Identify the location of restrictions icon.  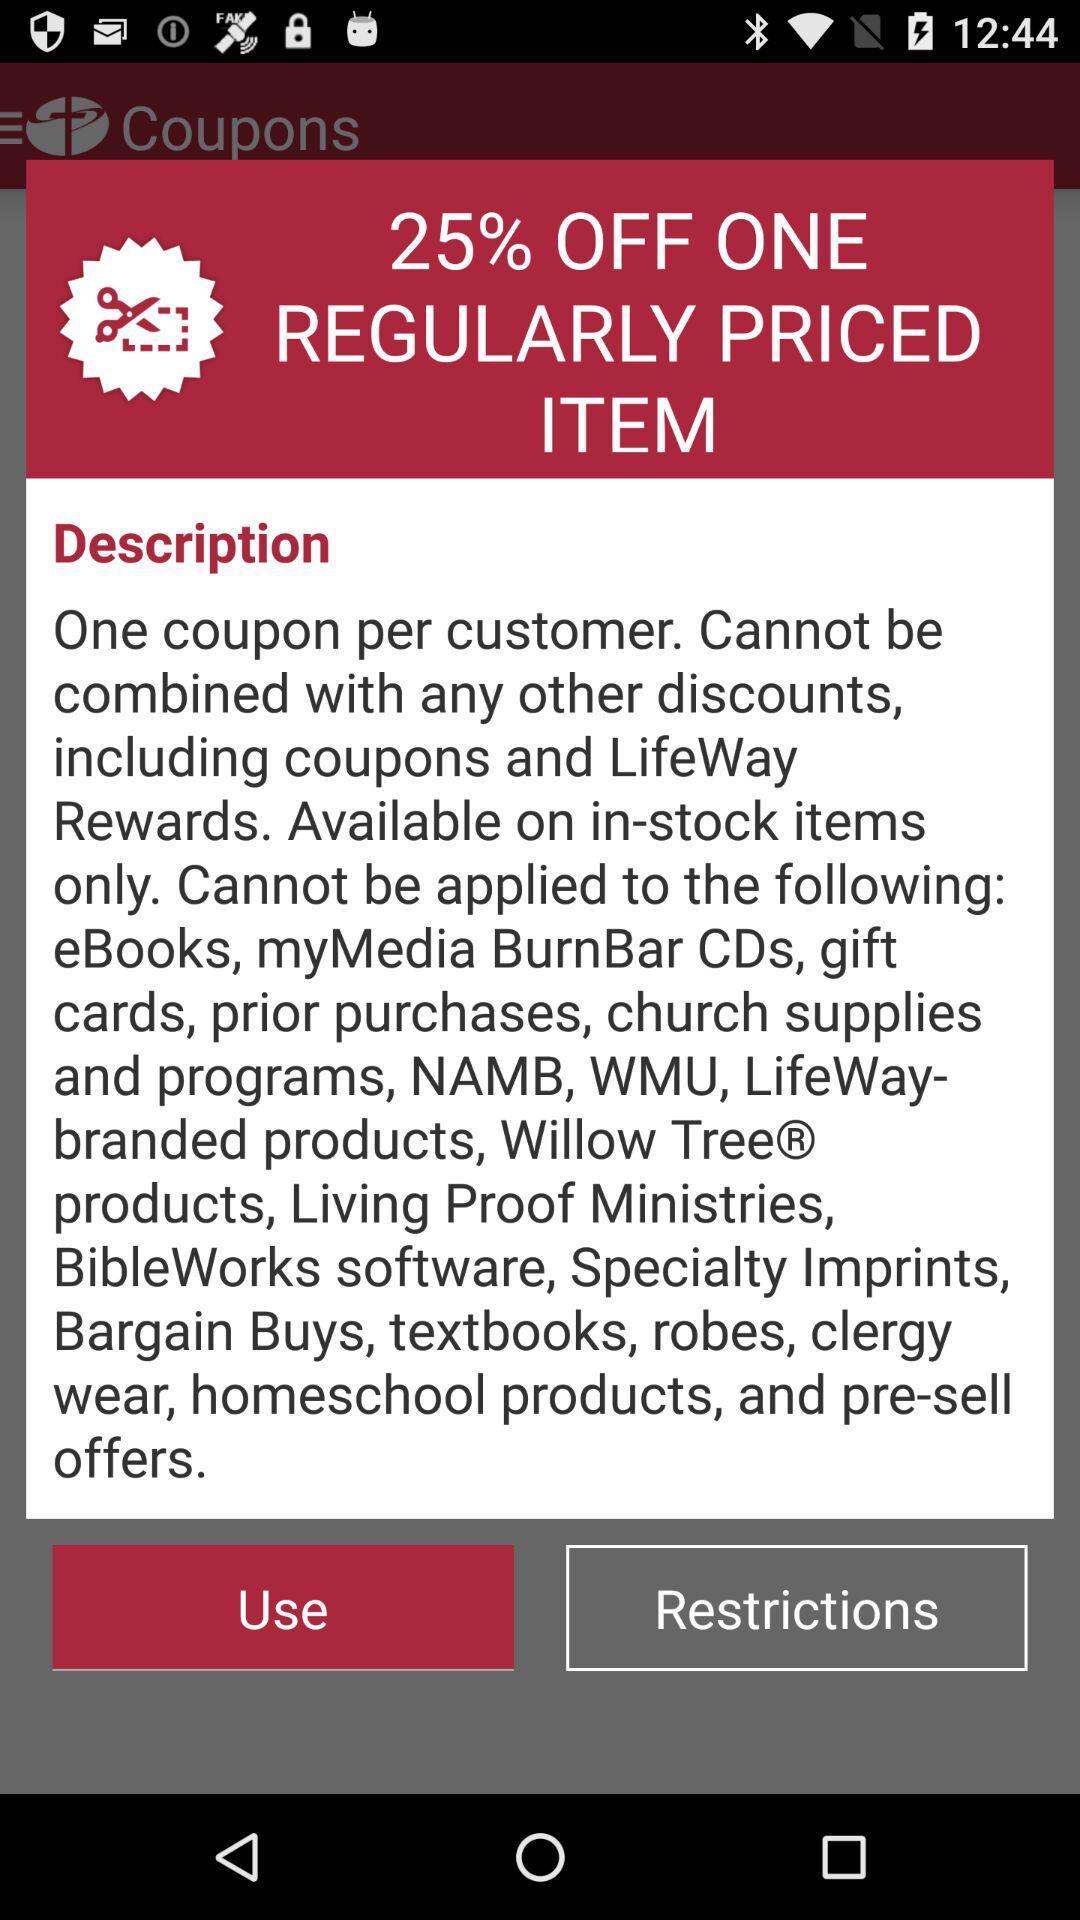
(795, 1608).